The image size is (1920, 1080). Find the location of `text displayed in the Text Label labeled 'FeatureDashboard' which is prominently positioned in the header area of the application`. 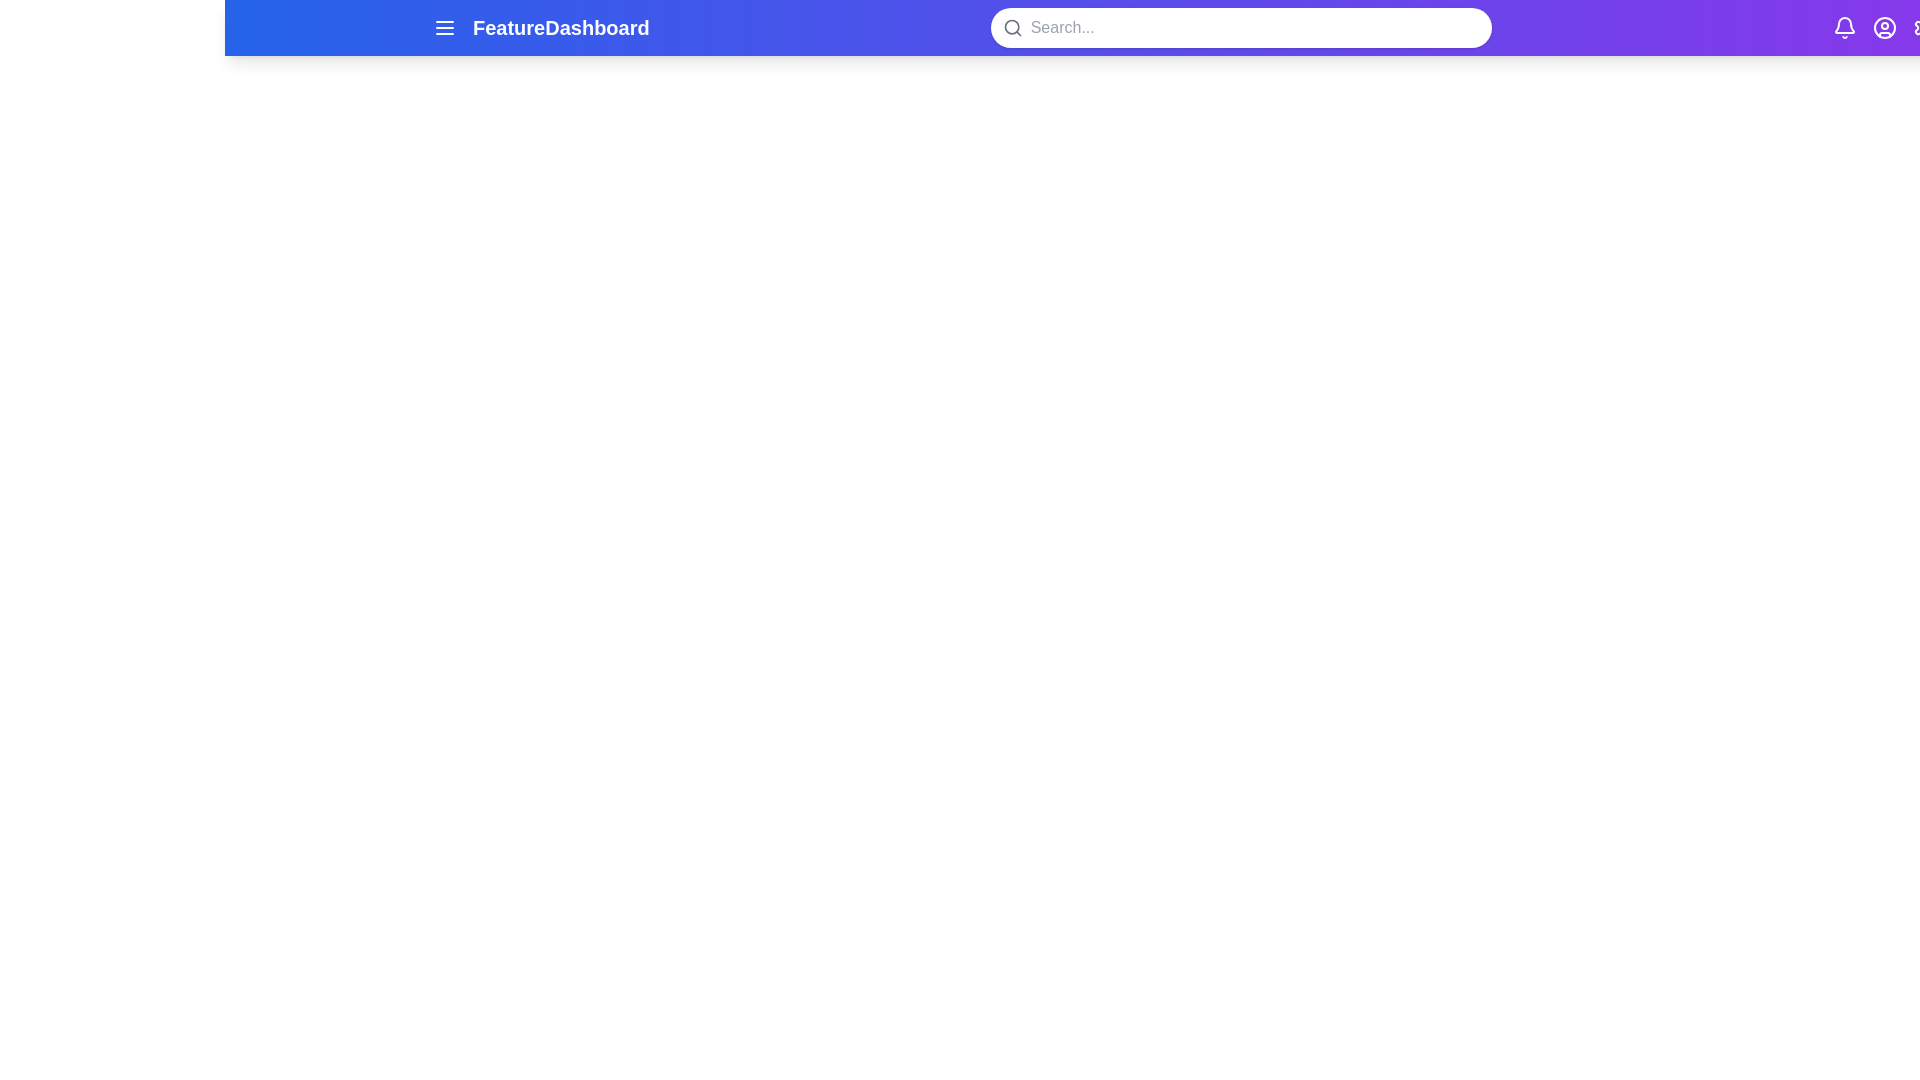

text displayed in the Text Label labeled 'FeatureDashboard' which is prominently positioned in the header area of the application is located at coordinates (560, 27).